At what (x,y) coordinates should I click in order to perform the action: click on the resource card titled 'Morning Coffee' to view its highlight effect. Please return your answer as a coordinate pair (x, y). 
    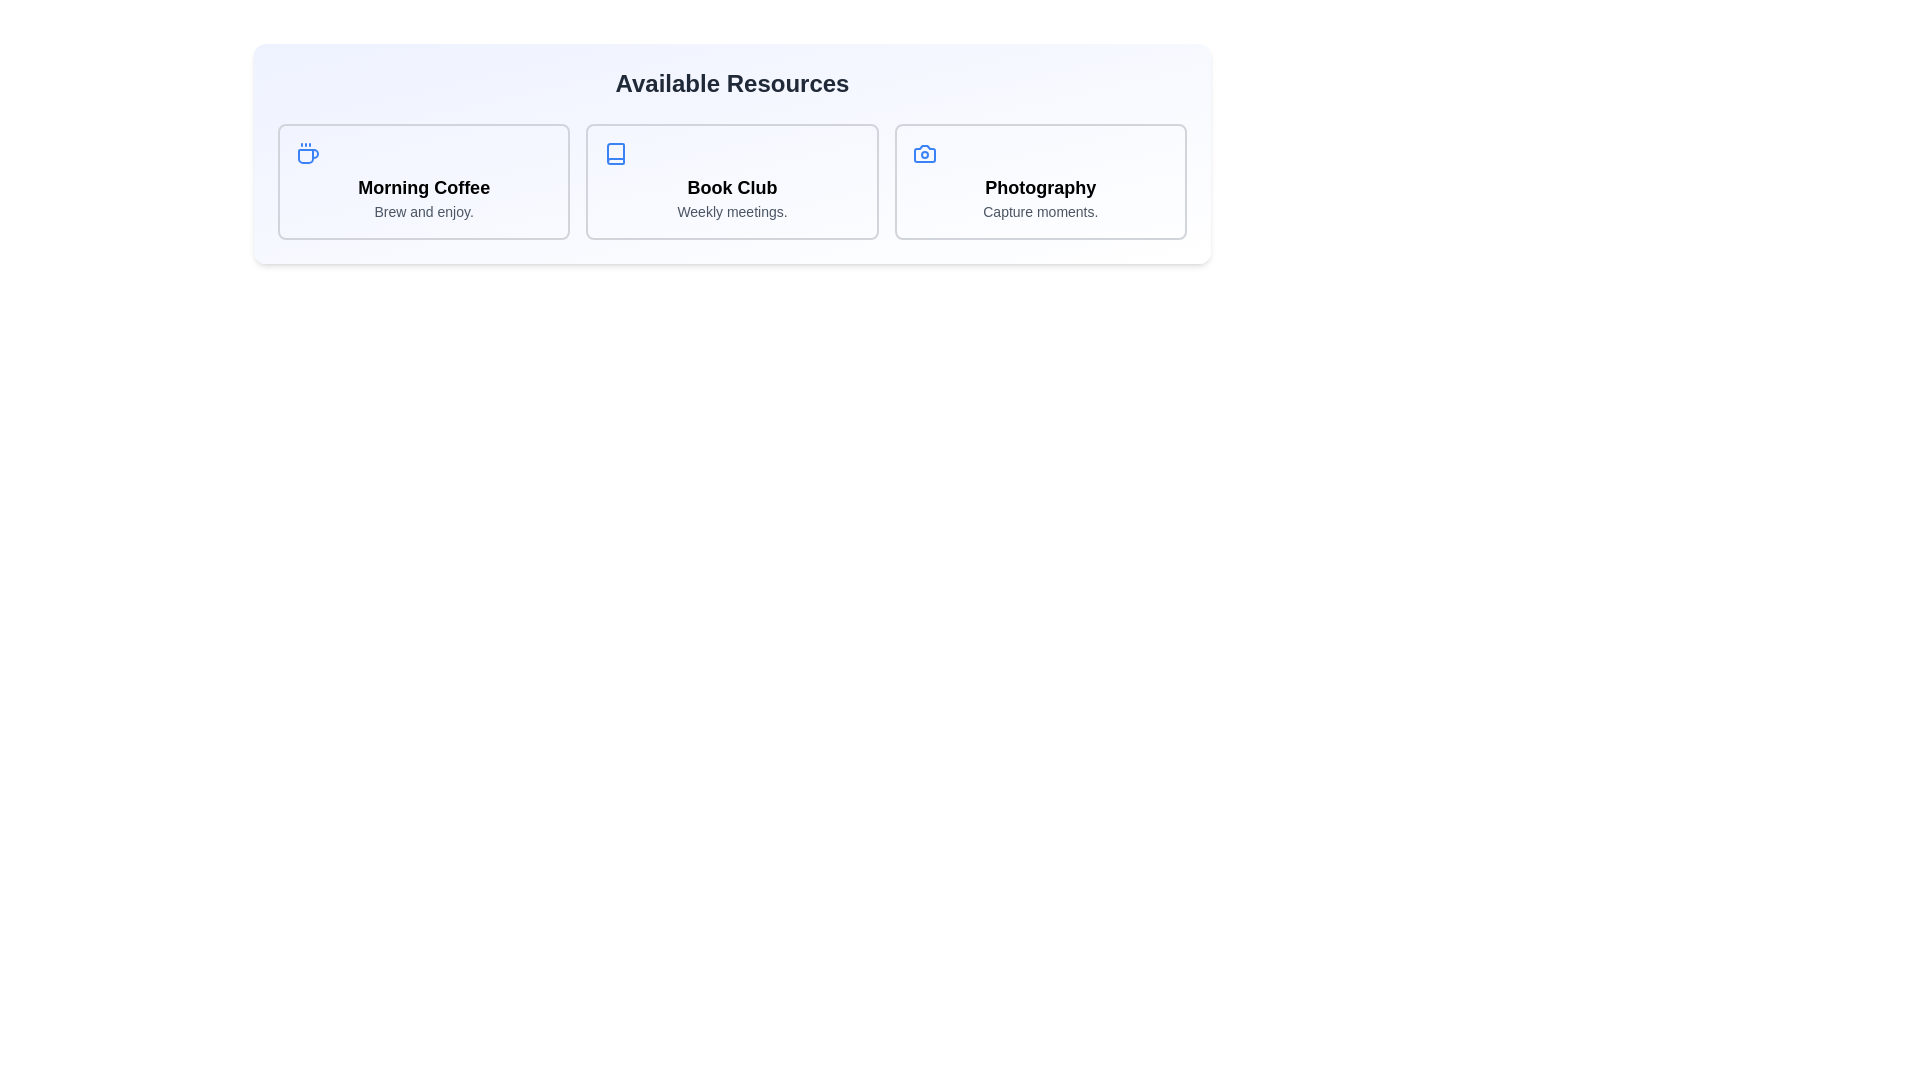
    Looking at the image, I should click on (422, 181).